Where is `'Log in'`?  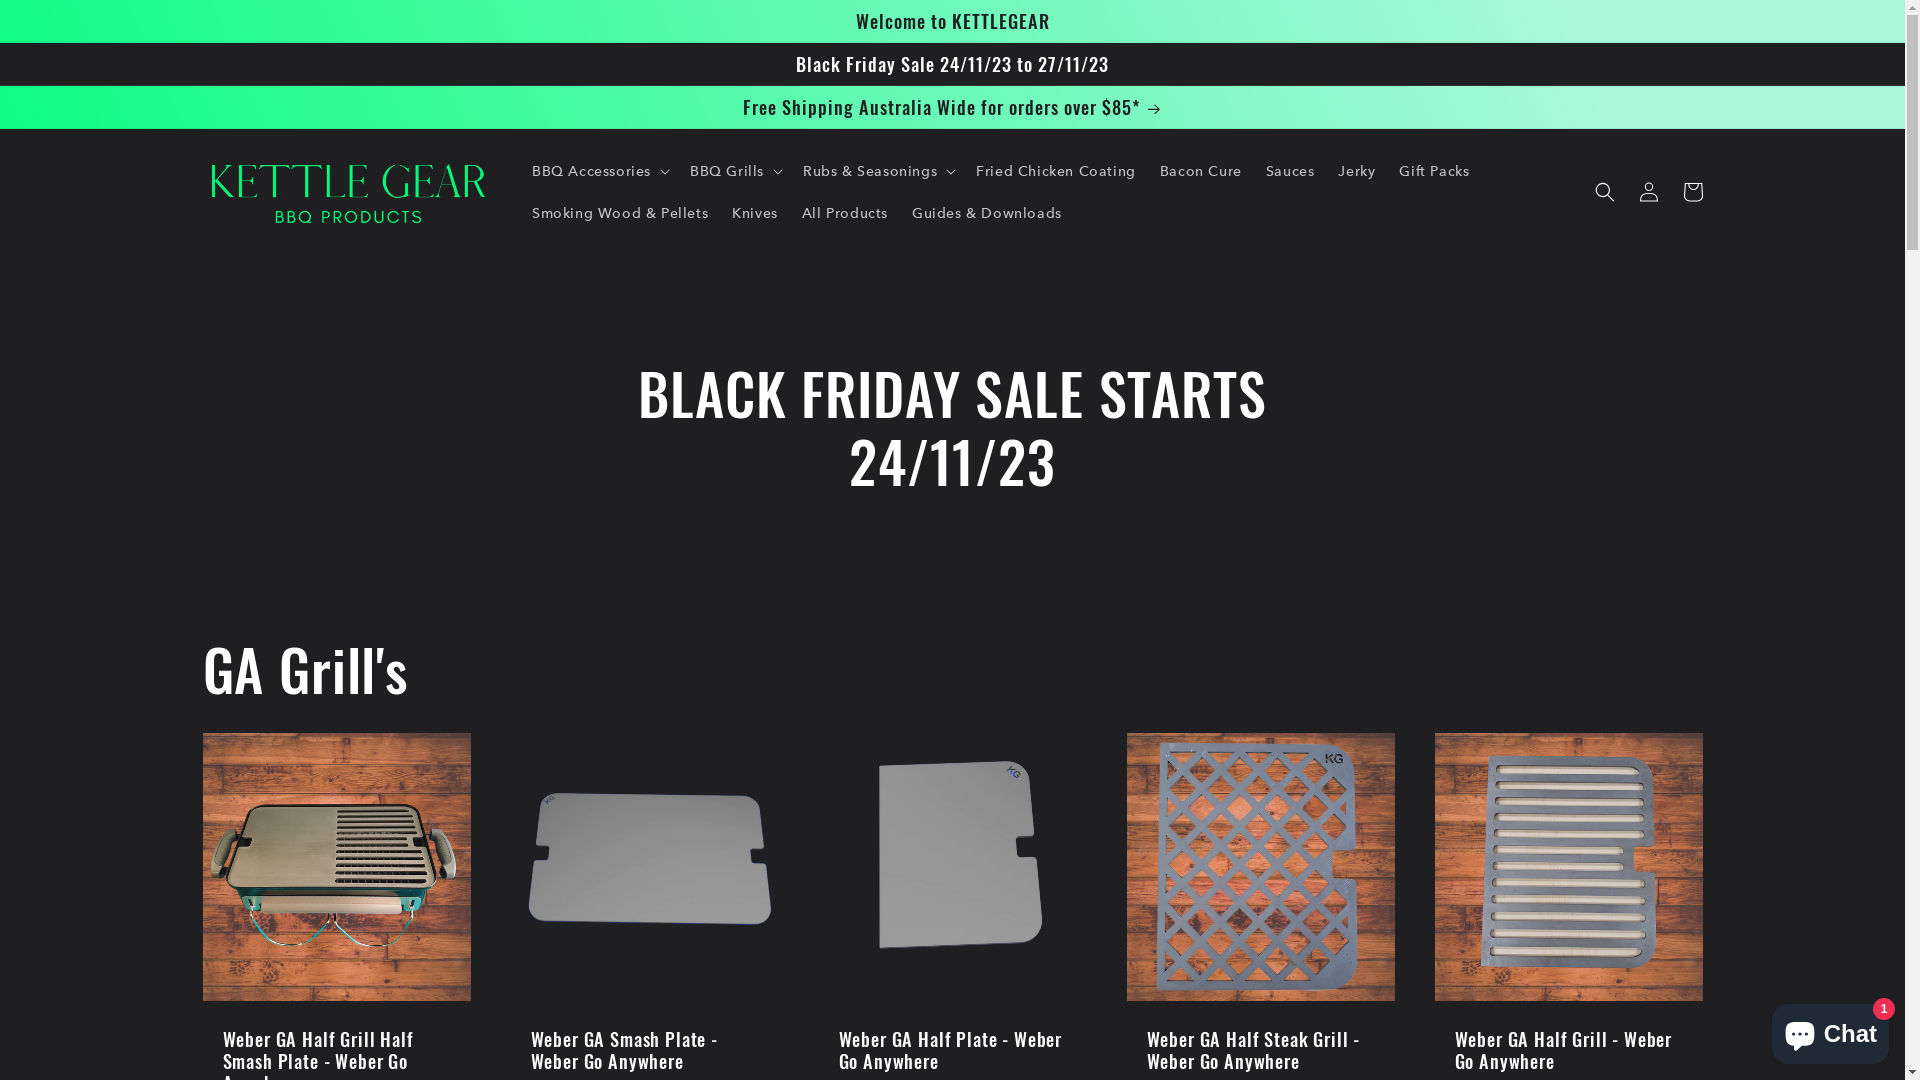
'Log in' is located at coordinates (1647, 192).